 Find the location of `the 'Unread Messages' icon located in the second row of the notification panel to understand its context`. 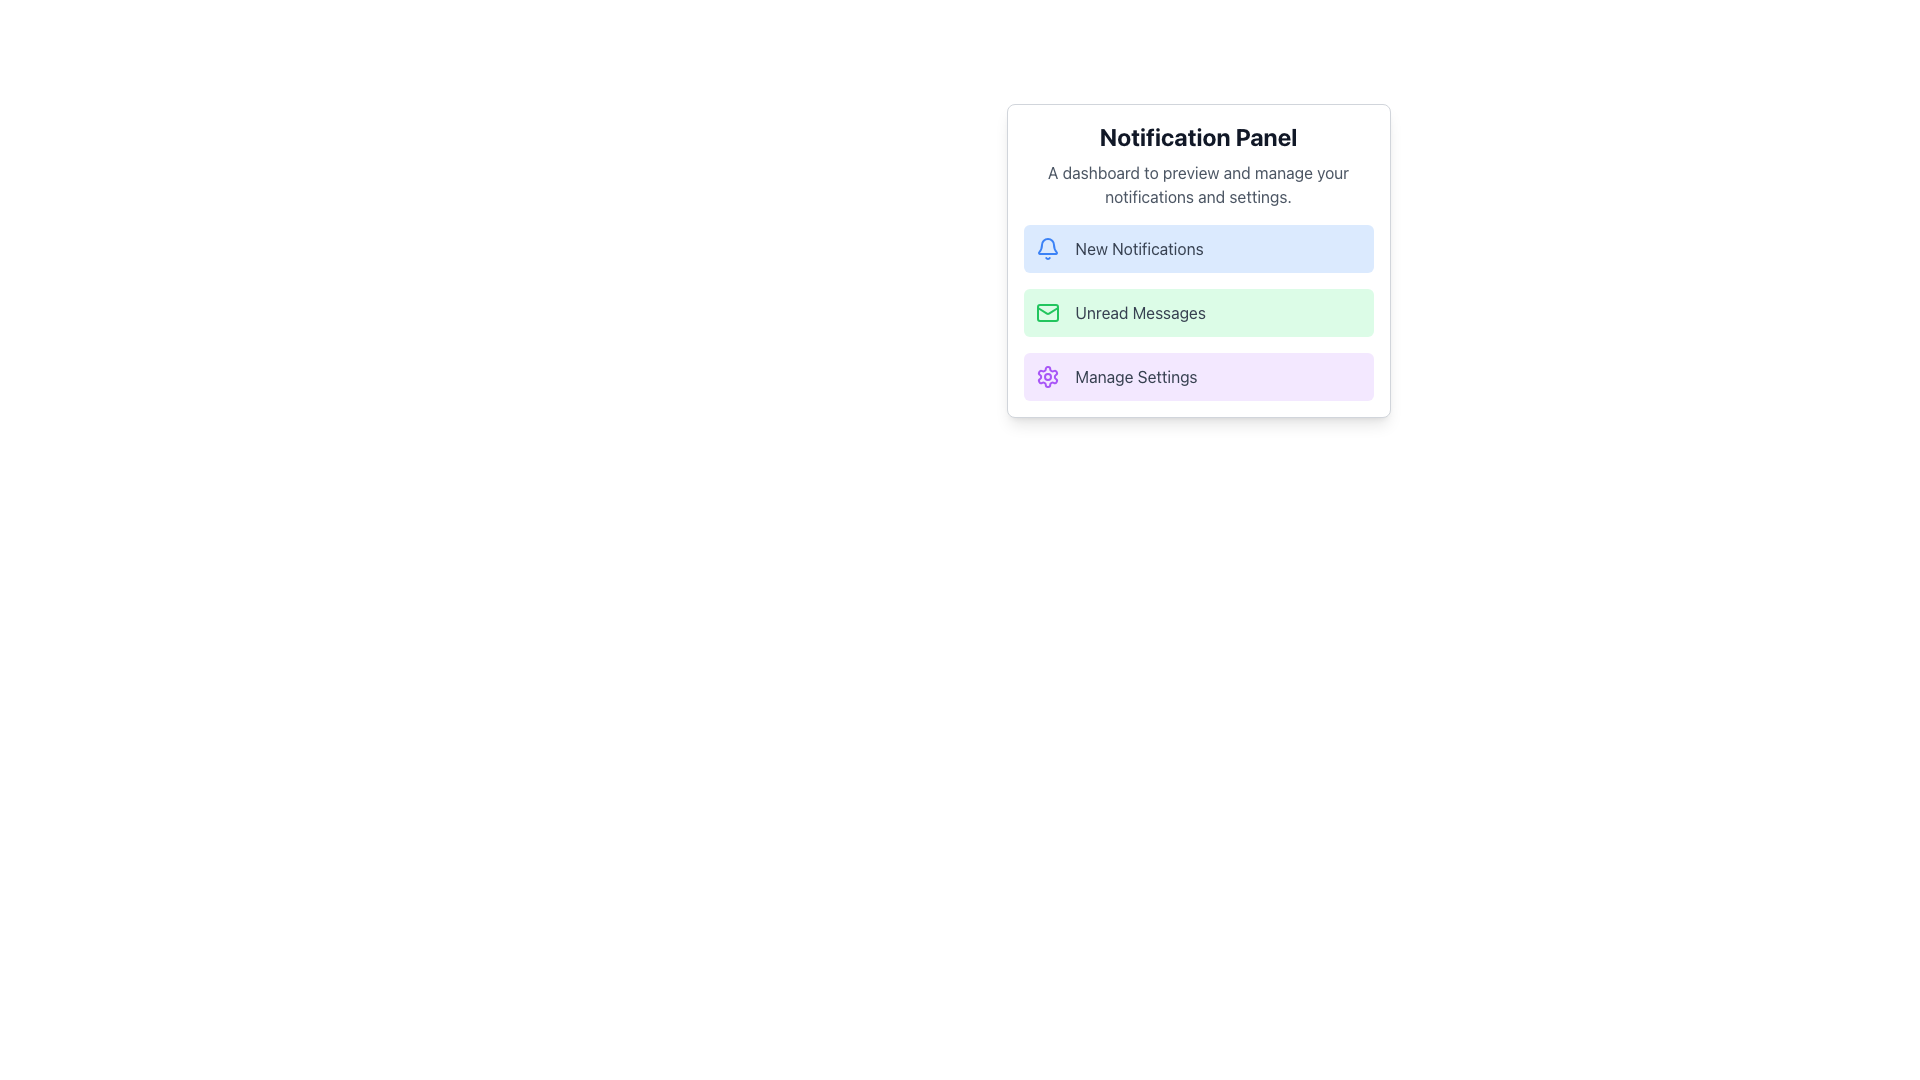

the 'Unread Messages' icon located in the second row of the notification panel to understand its context is located at coordinates (1046, 311).